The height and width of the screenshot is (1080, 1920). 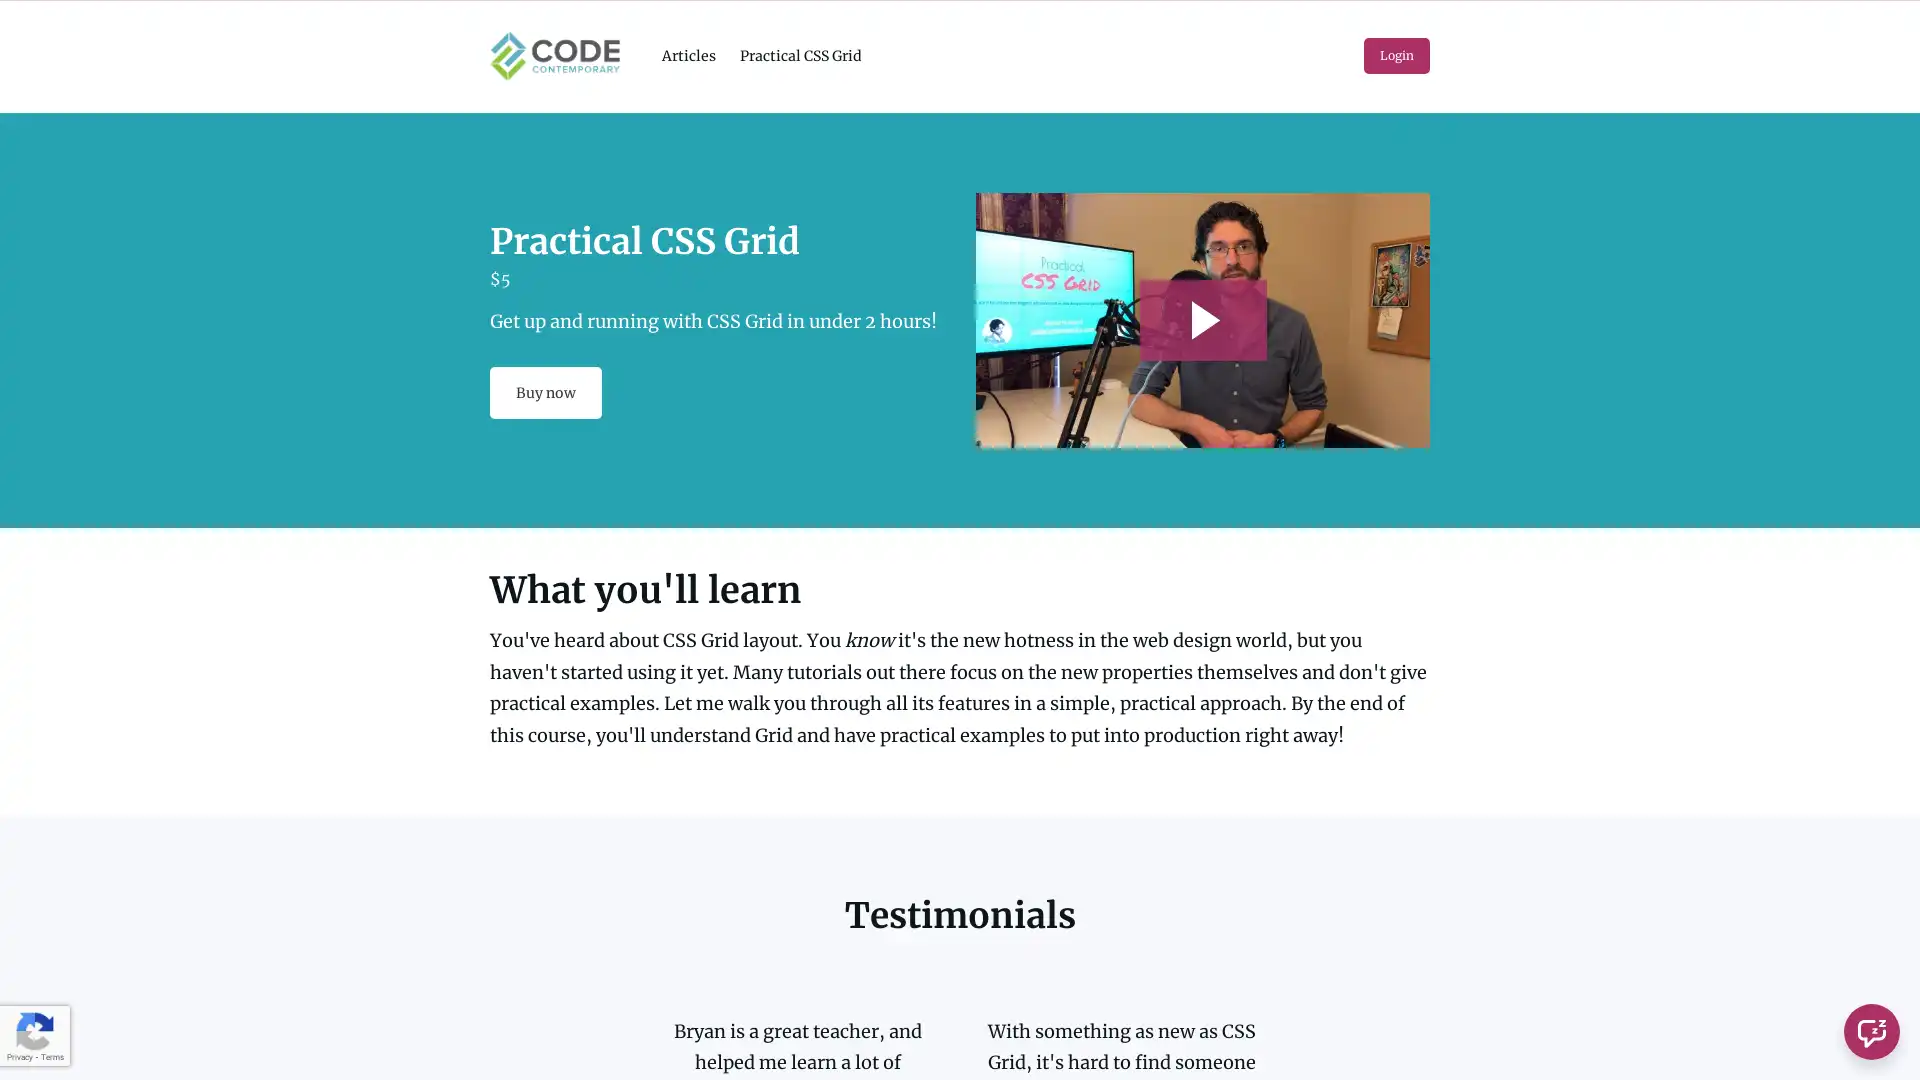 I want to click on Play, so click(x=1201, y=318).